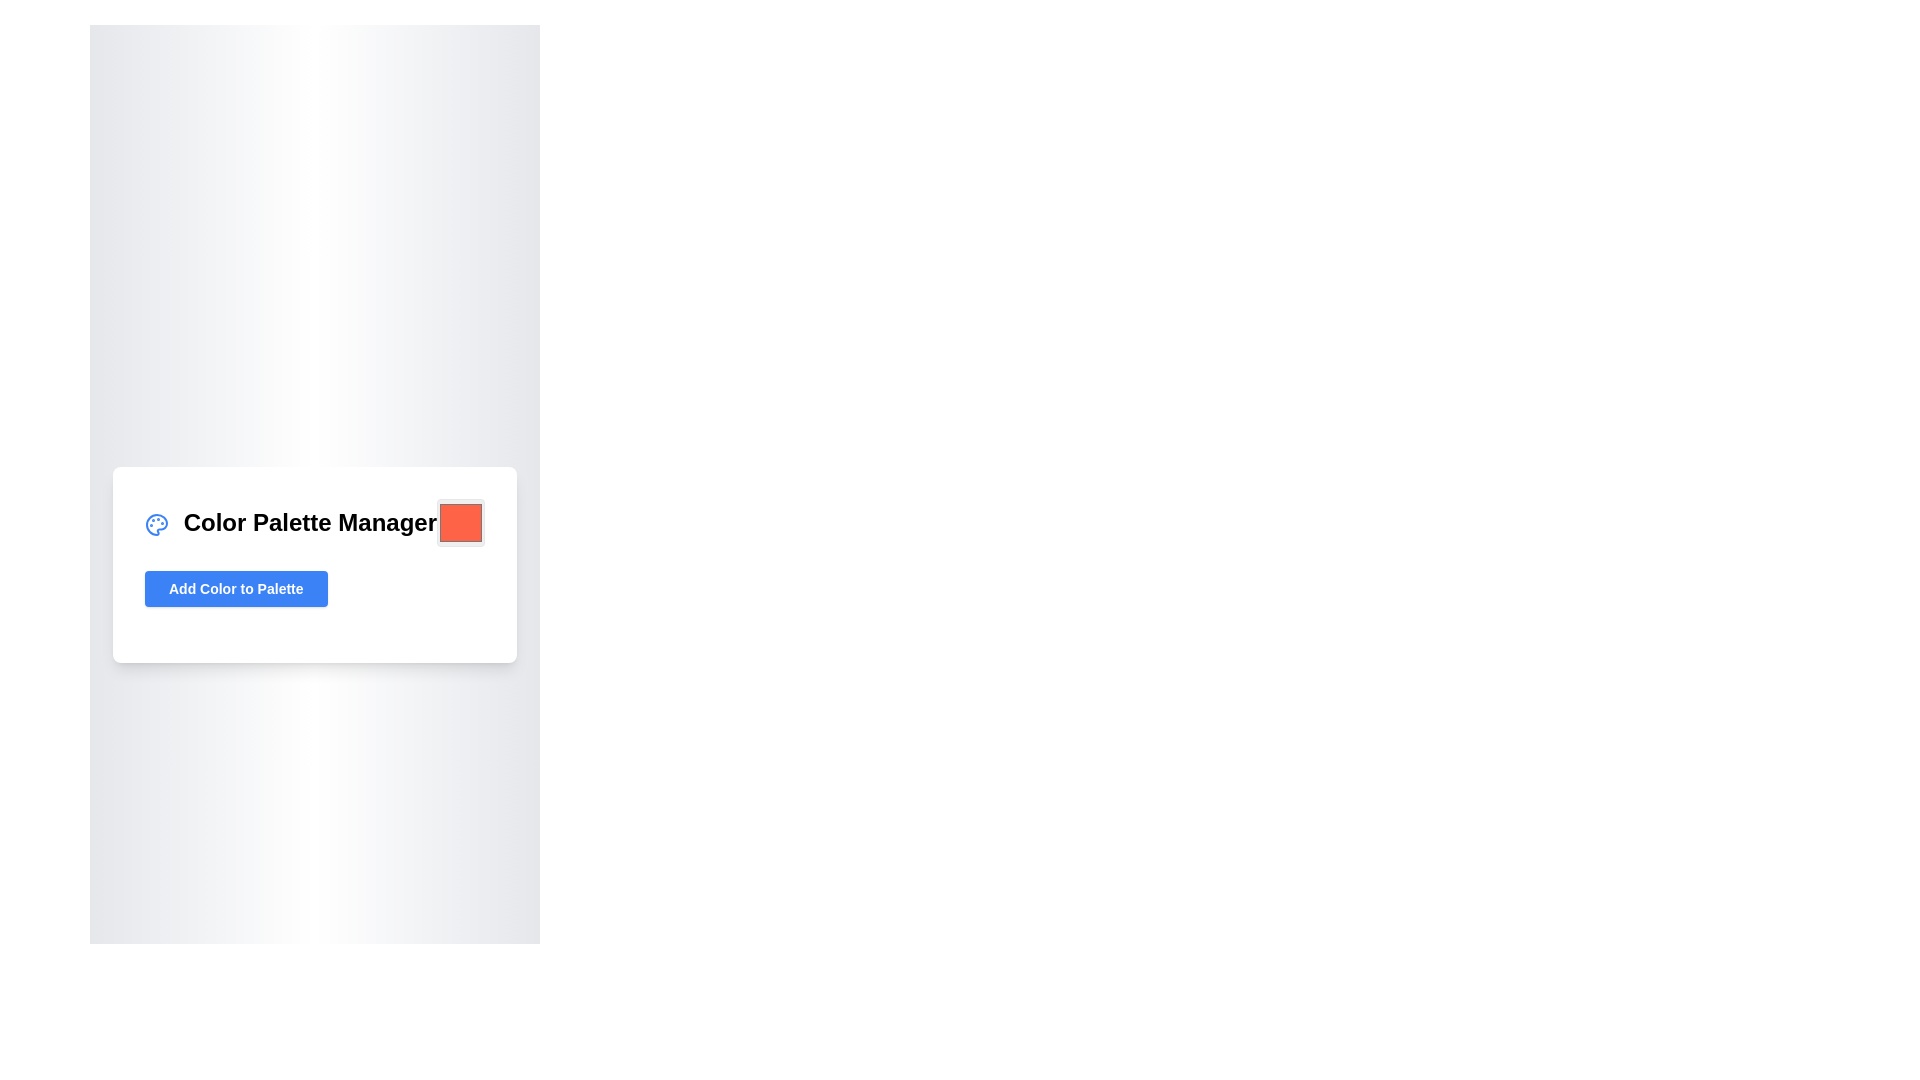 The image size is (1920, 1080). What do you see at coordinates (314, 564) in the screenshot?
I see `the button at the bottom of the color palette management card` at bounding box center [314, 564].